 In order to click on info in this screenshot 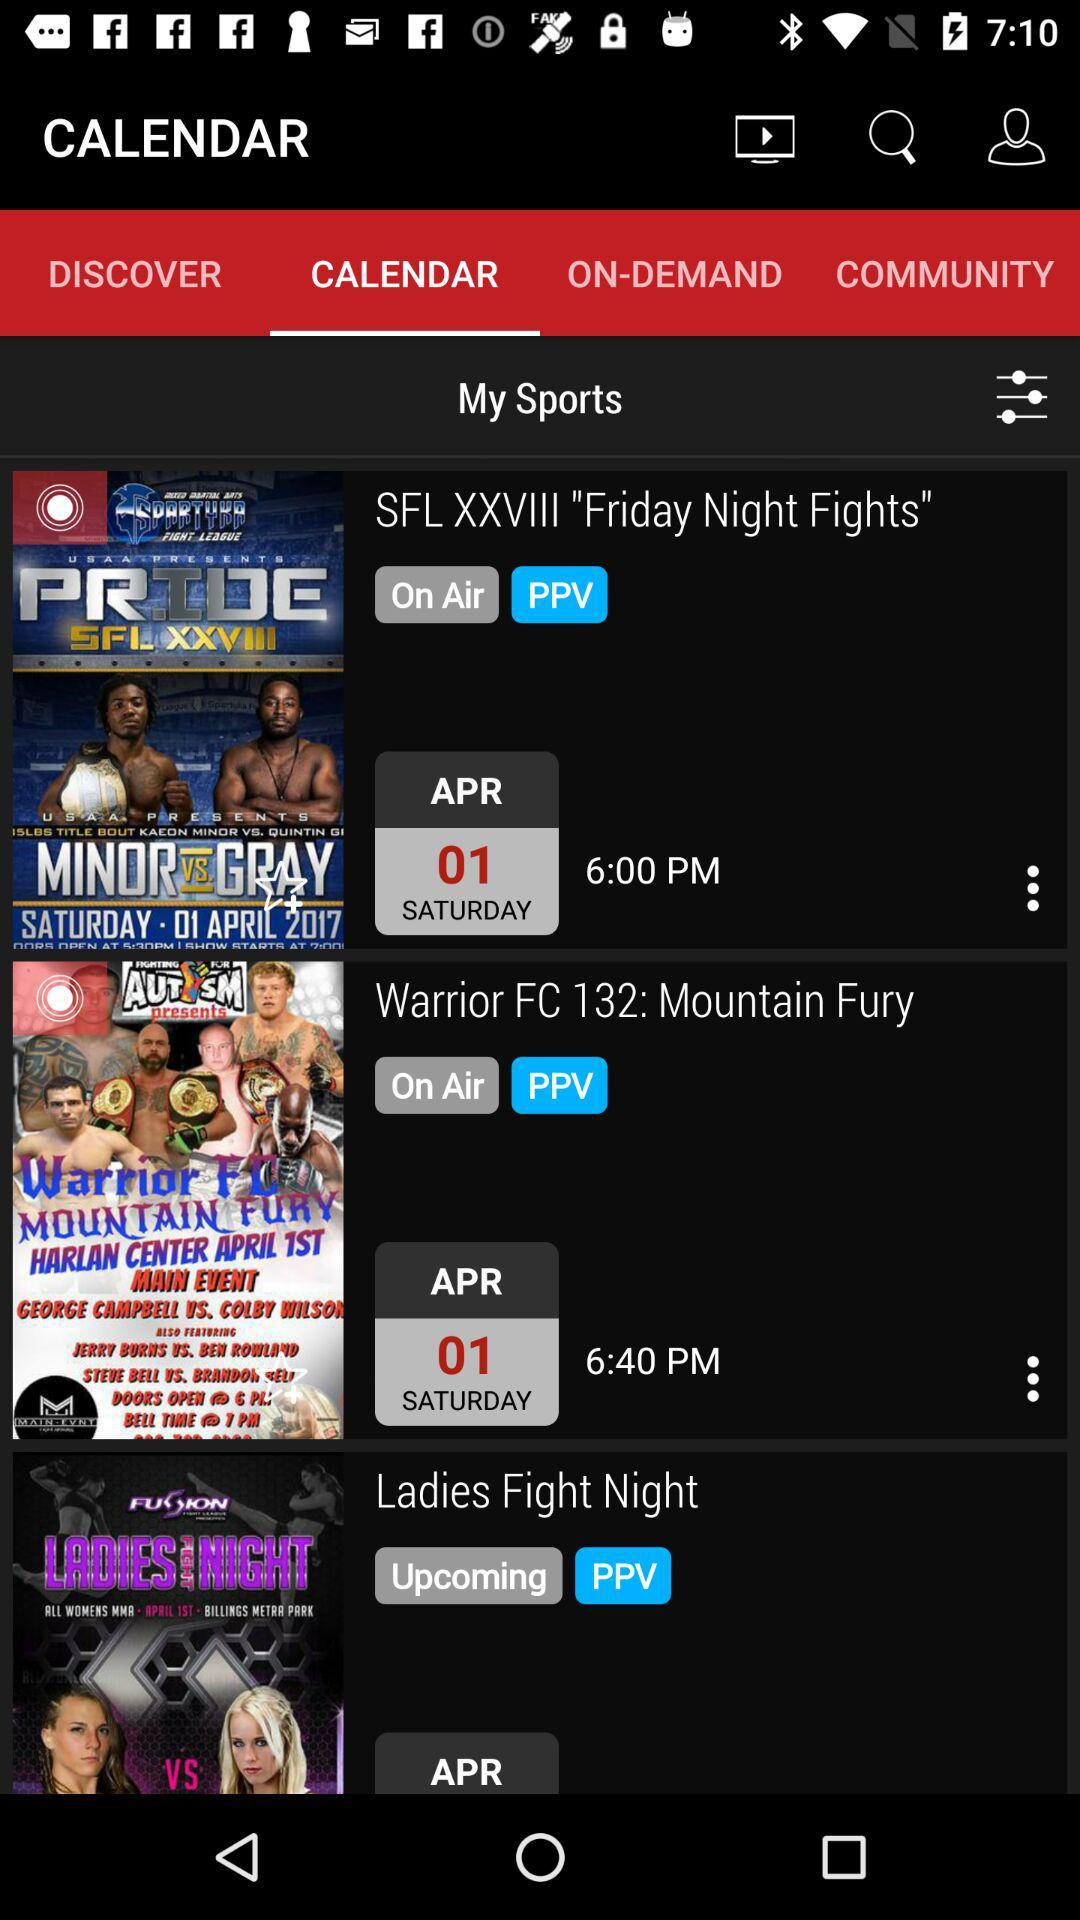, I will do `click(1033, 1377)`.